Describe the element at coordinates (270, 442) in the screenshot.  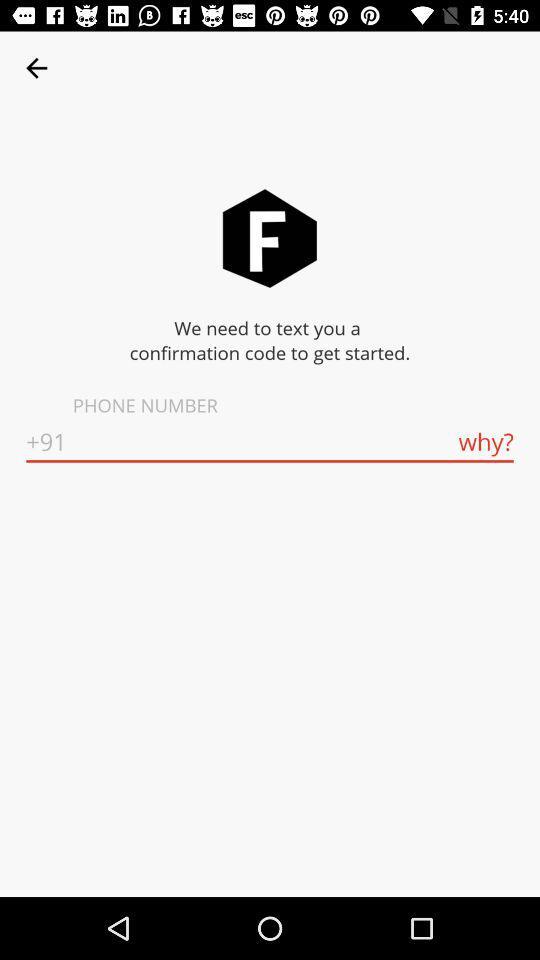
I see `phone number text field` at that location.